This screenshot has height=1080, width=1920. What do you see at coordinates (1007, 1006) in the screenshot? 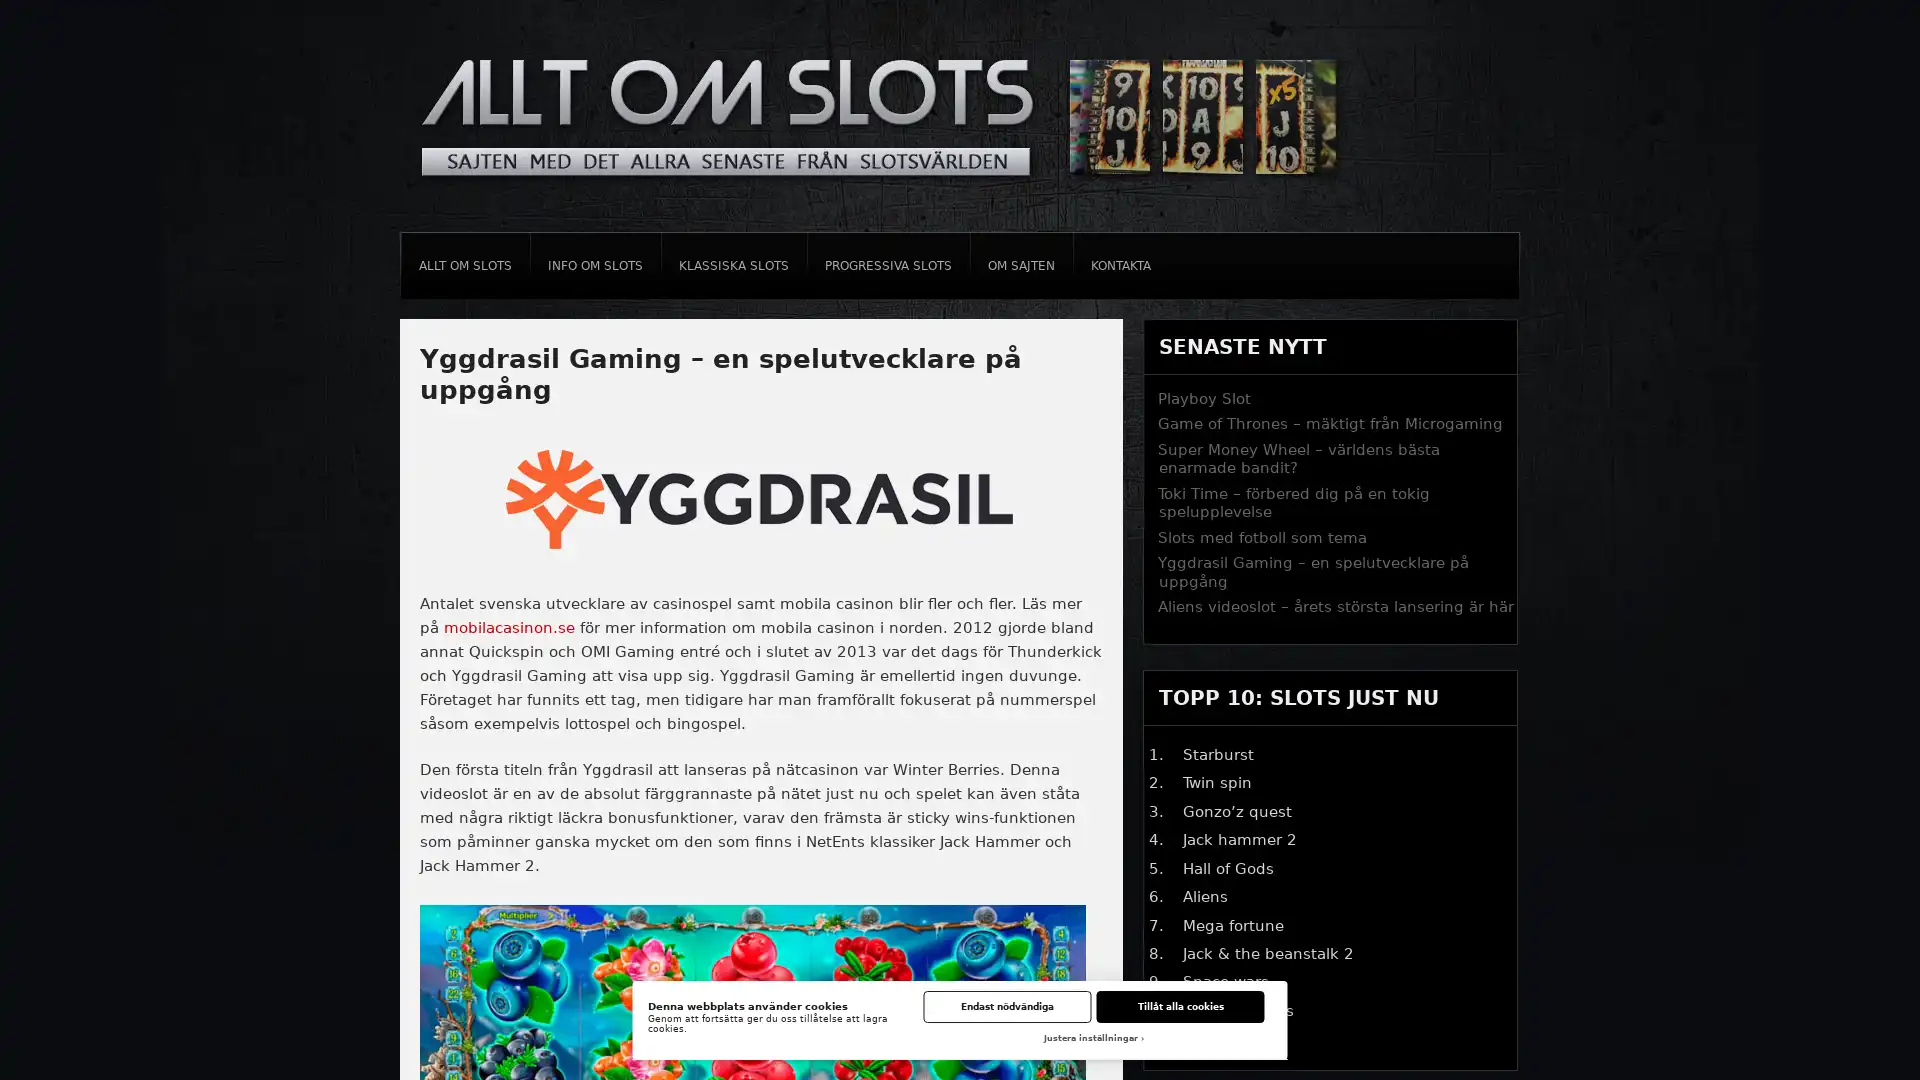
I see `Endast nodvandiga` at bounding box center [1007, 1006].